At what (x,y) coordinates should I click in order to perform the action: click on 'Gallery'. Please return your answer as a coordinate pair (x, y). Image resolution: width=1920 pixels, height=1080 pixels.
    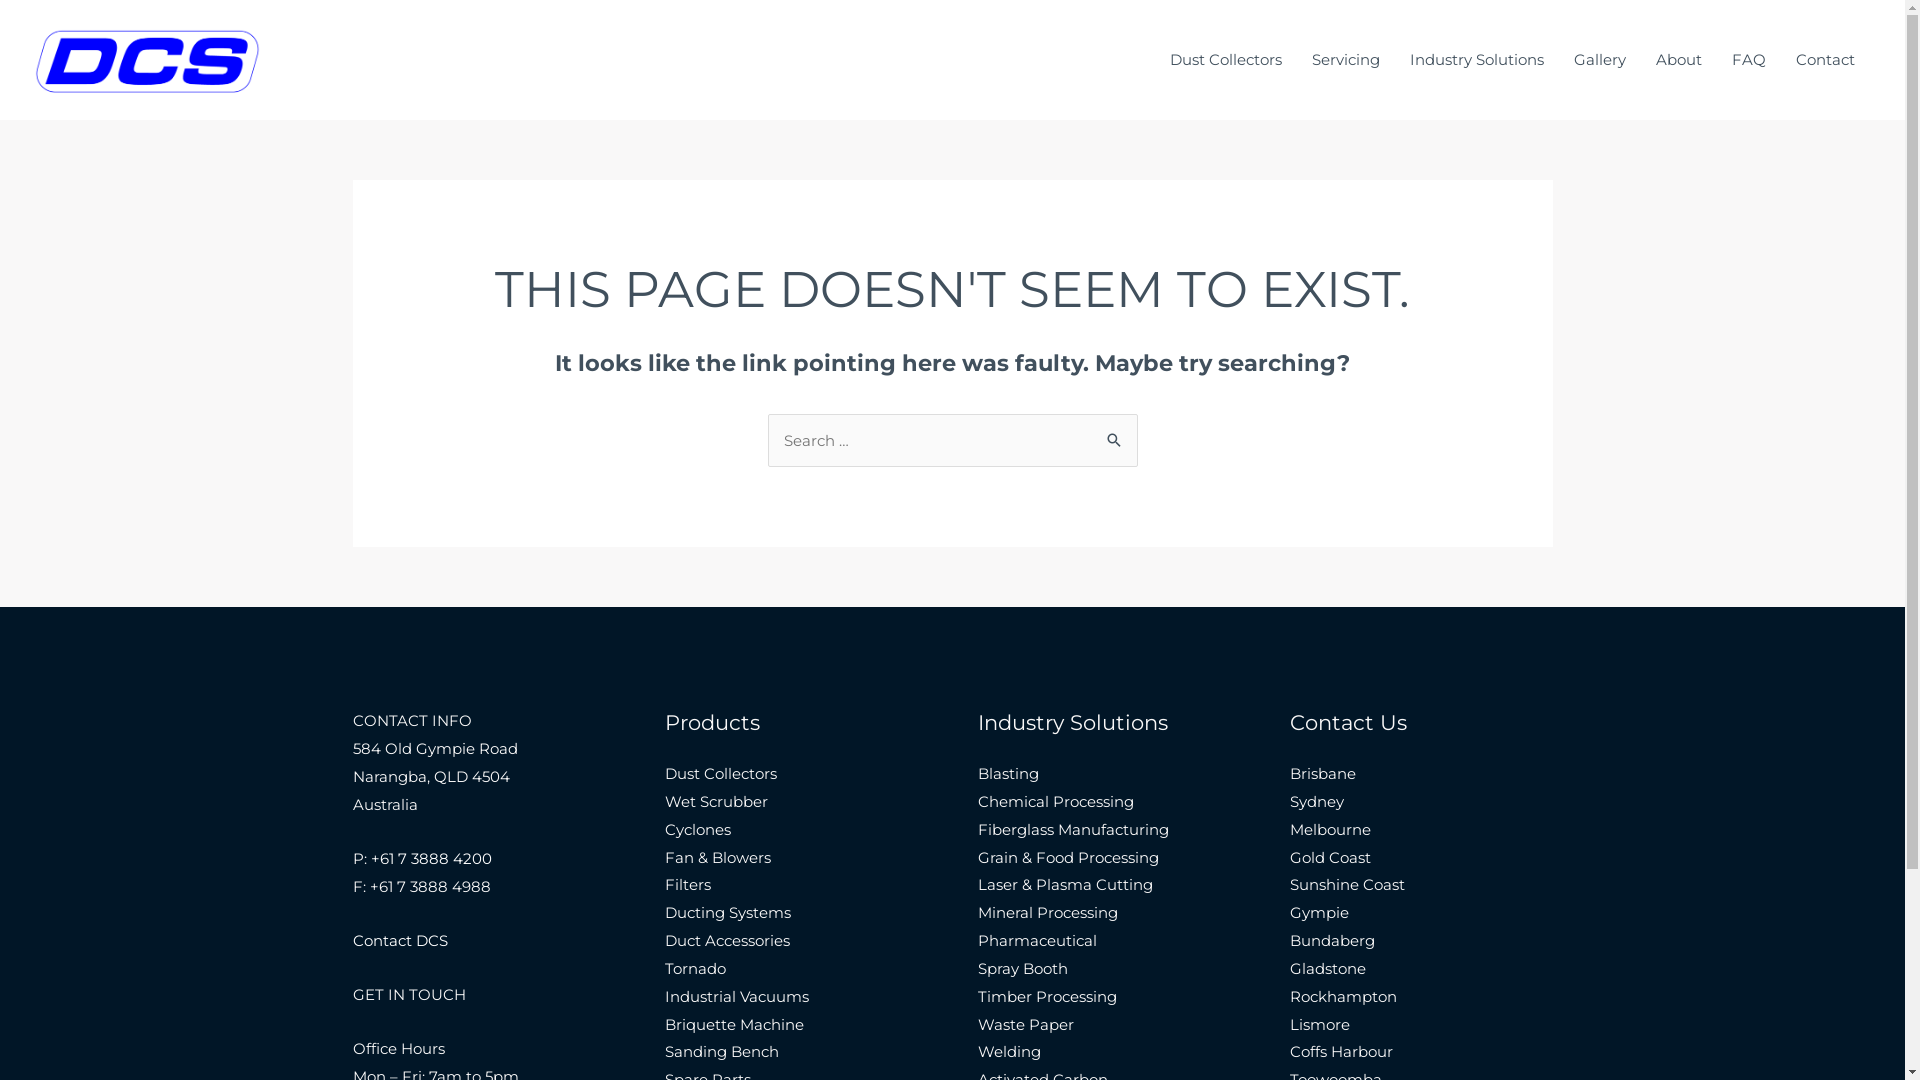
    Looking at the image, I should click on (1598, 59).